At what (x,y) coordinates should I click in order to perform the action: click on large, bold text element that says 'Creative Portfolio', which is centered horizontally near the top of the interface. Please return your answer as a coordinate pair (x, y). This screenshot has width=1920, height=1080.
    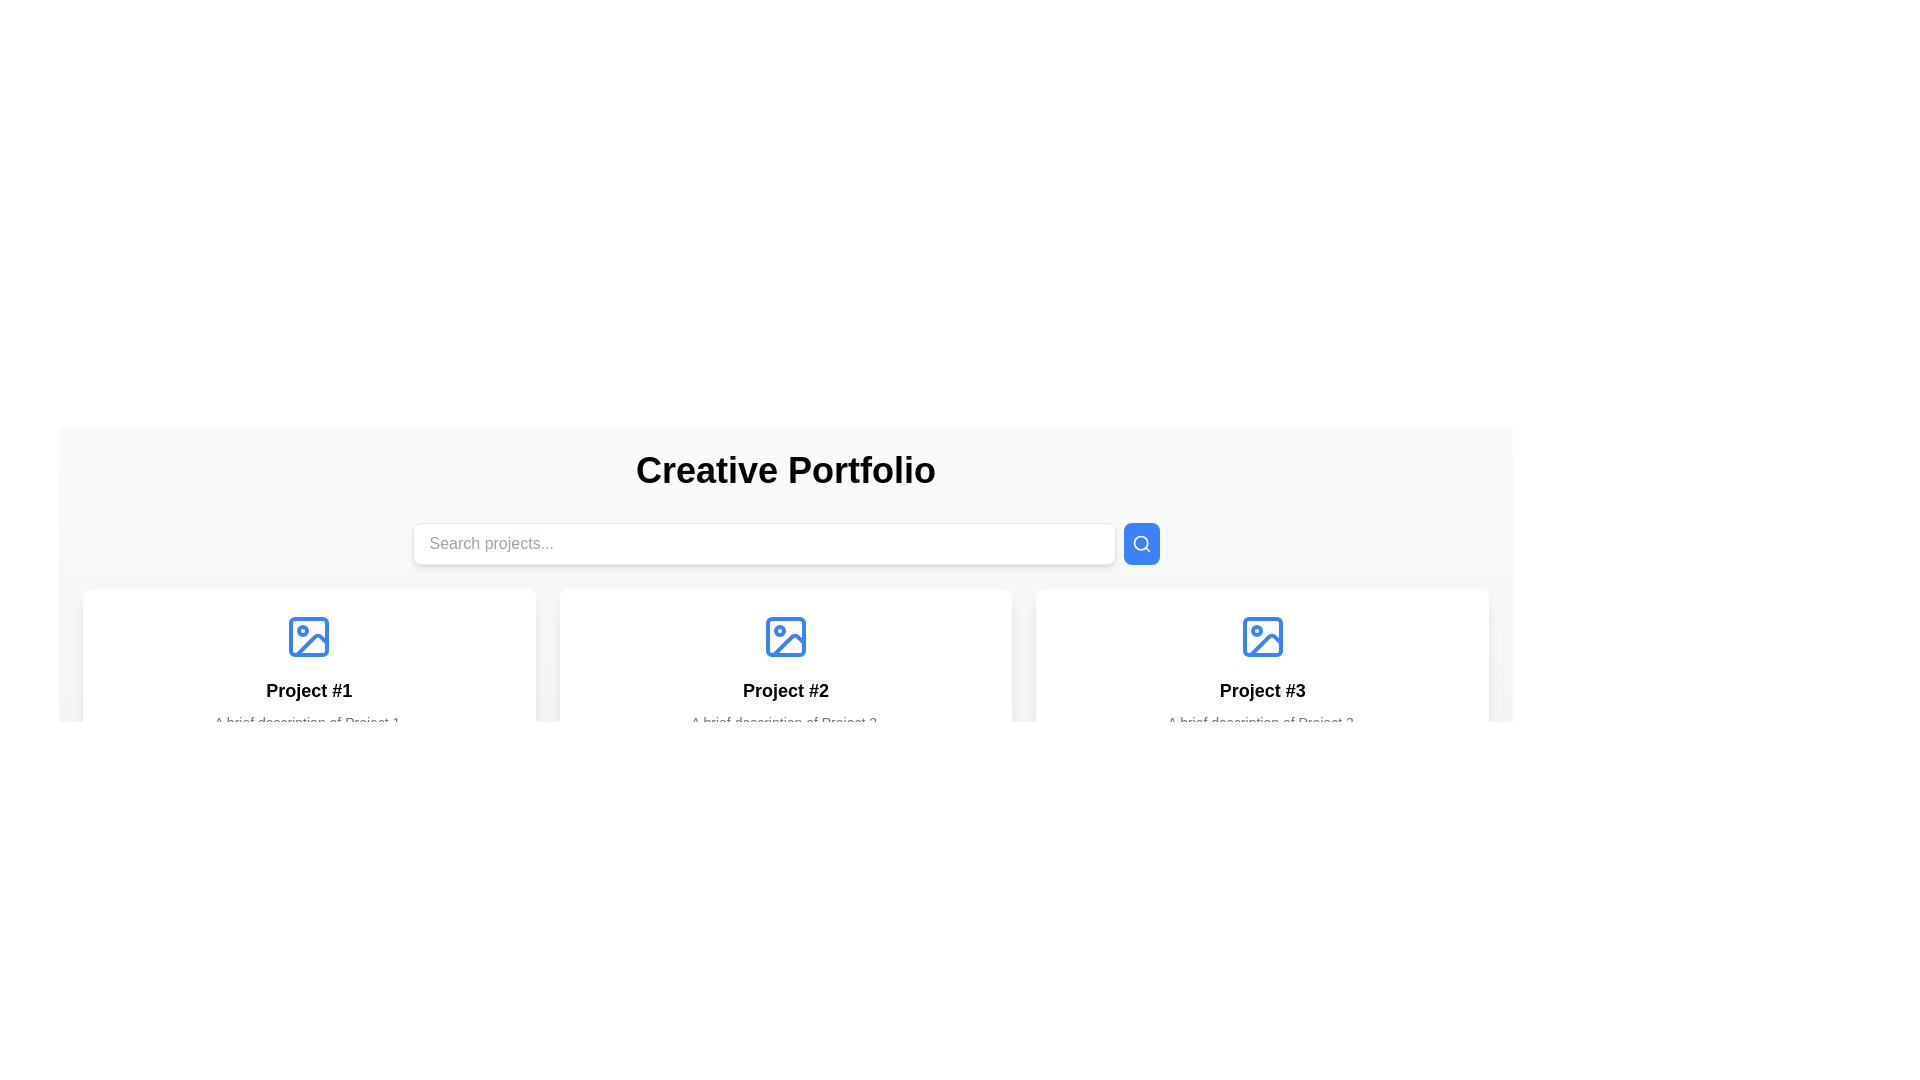
    Looking at the image, I should click on (785, 470).